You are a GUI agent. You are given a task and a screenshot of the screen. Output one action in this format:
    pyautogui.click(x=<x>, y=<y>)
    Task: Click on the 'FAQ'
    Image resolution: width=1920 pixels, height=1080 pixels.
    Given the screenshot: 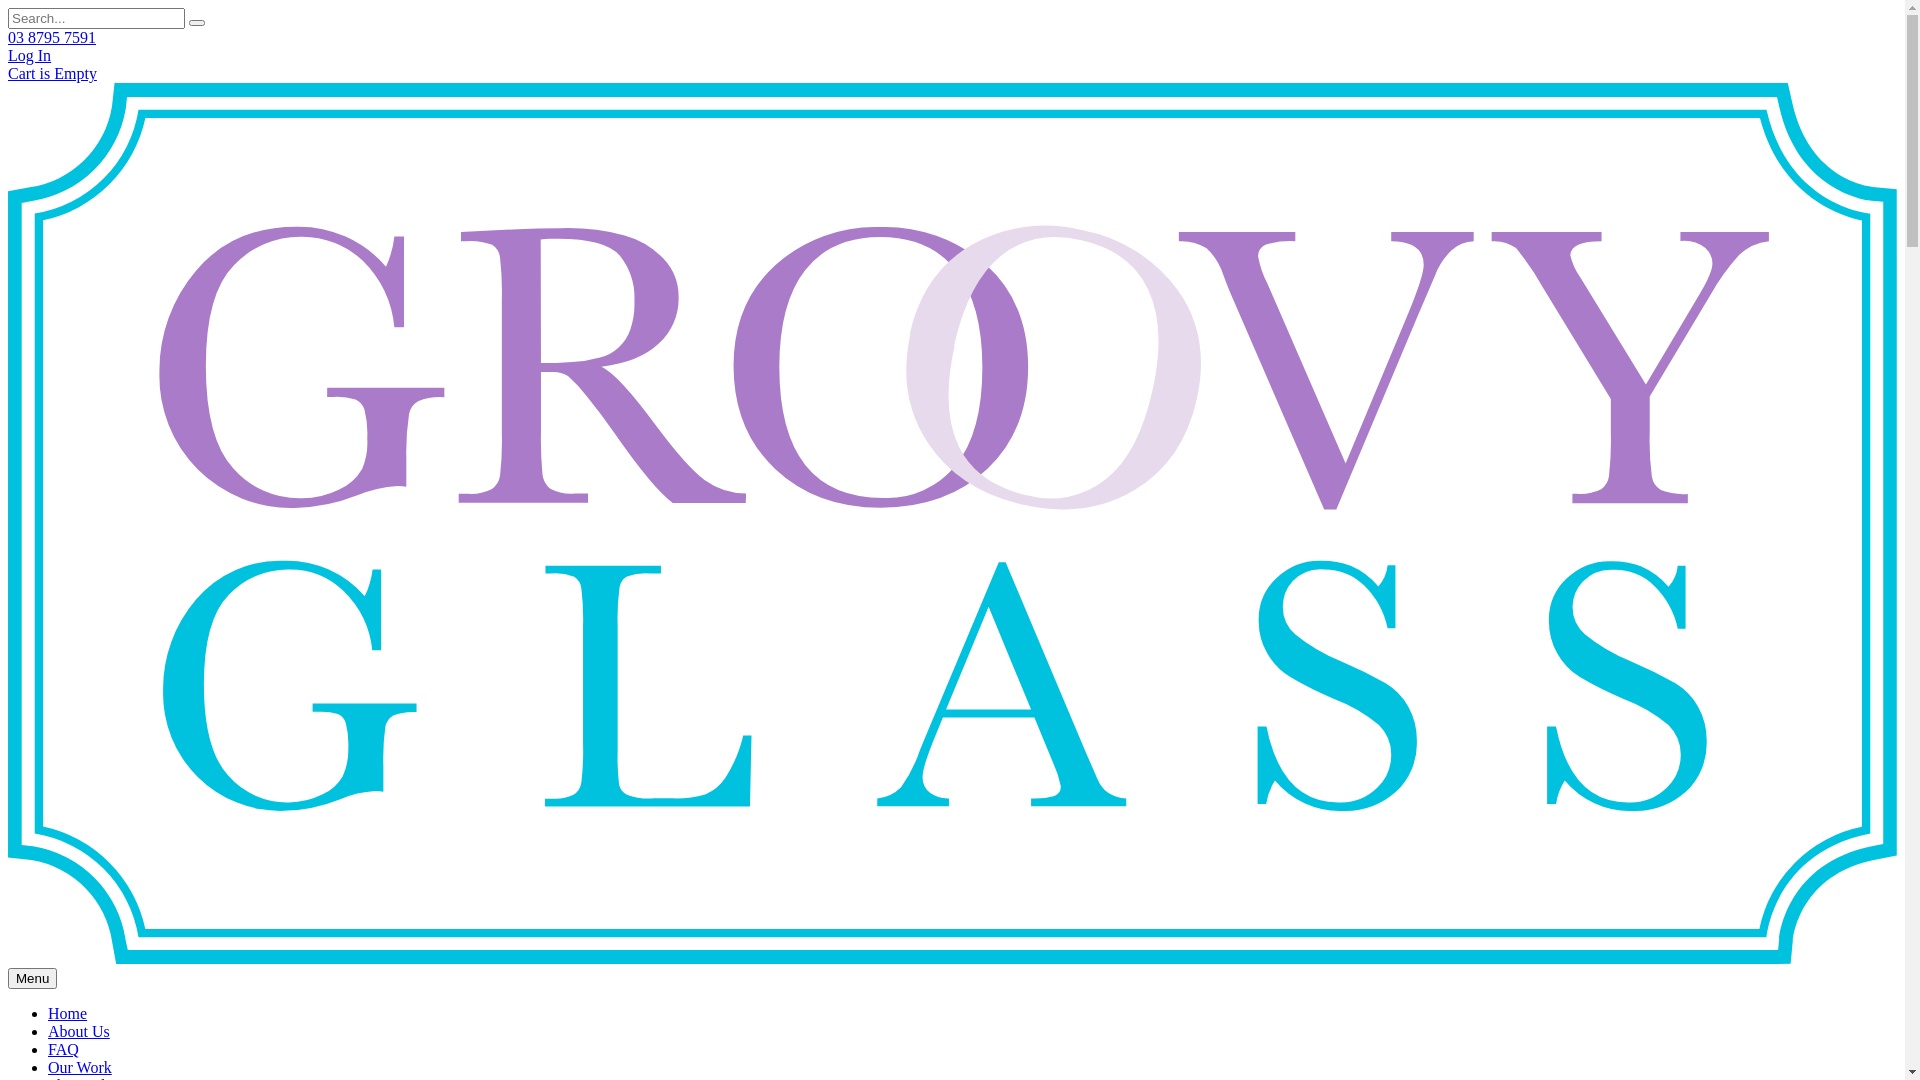 What is the action you would take?
    pyautogui.click(x=63, y=1048)
    